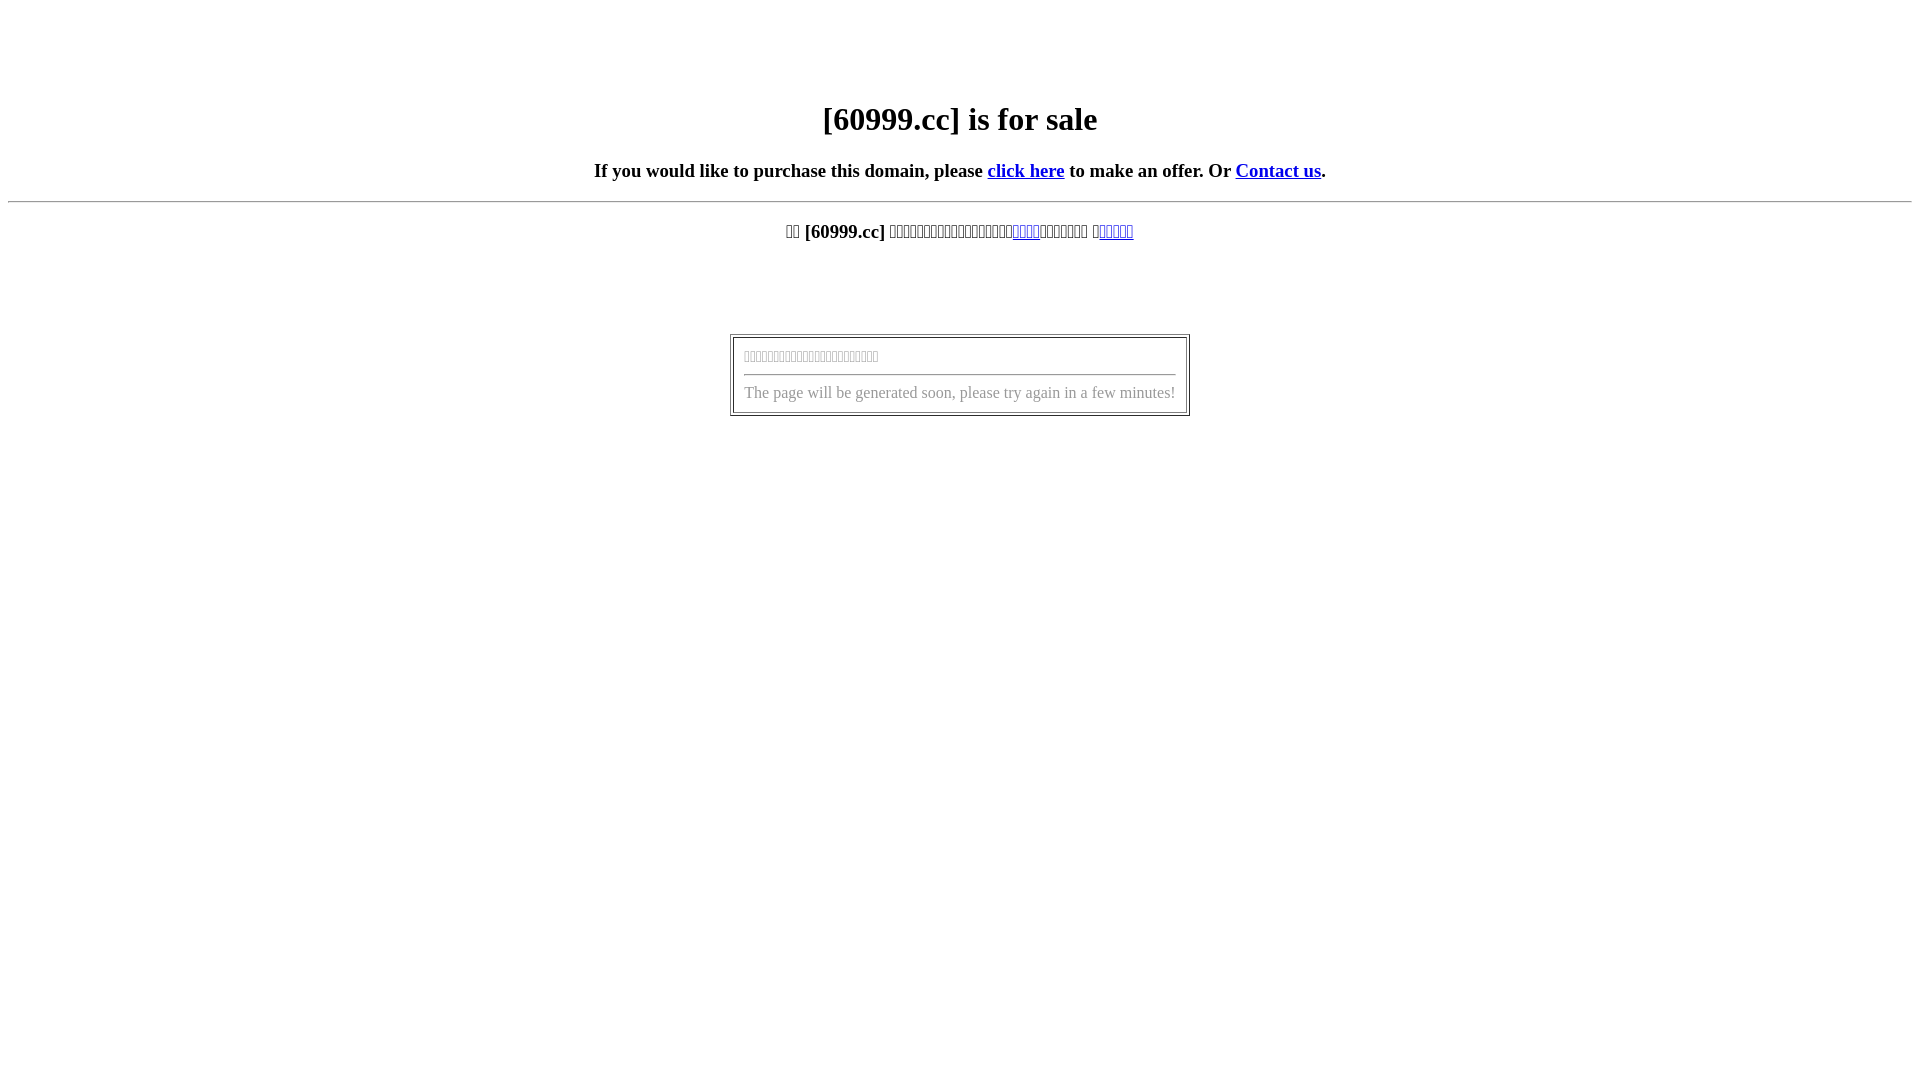  Describe the element at coordinates (1026, 169) in the screenshot. I see `'click here'` at that location.